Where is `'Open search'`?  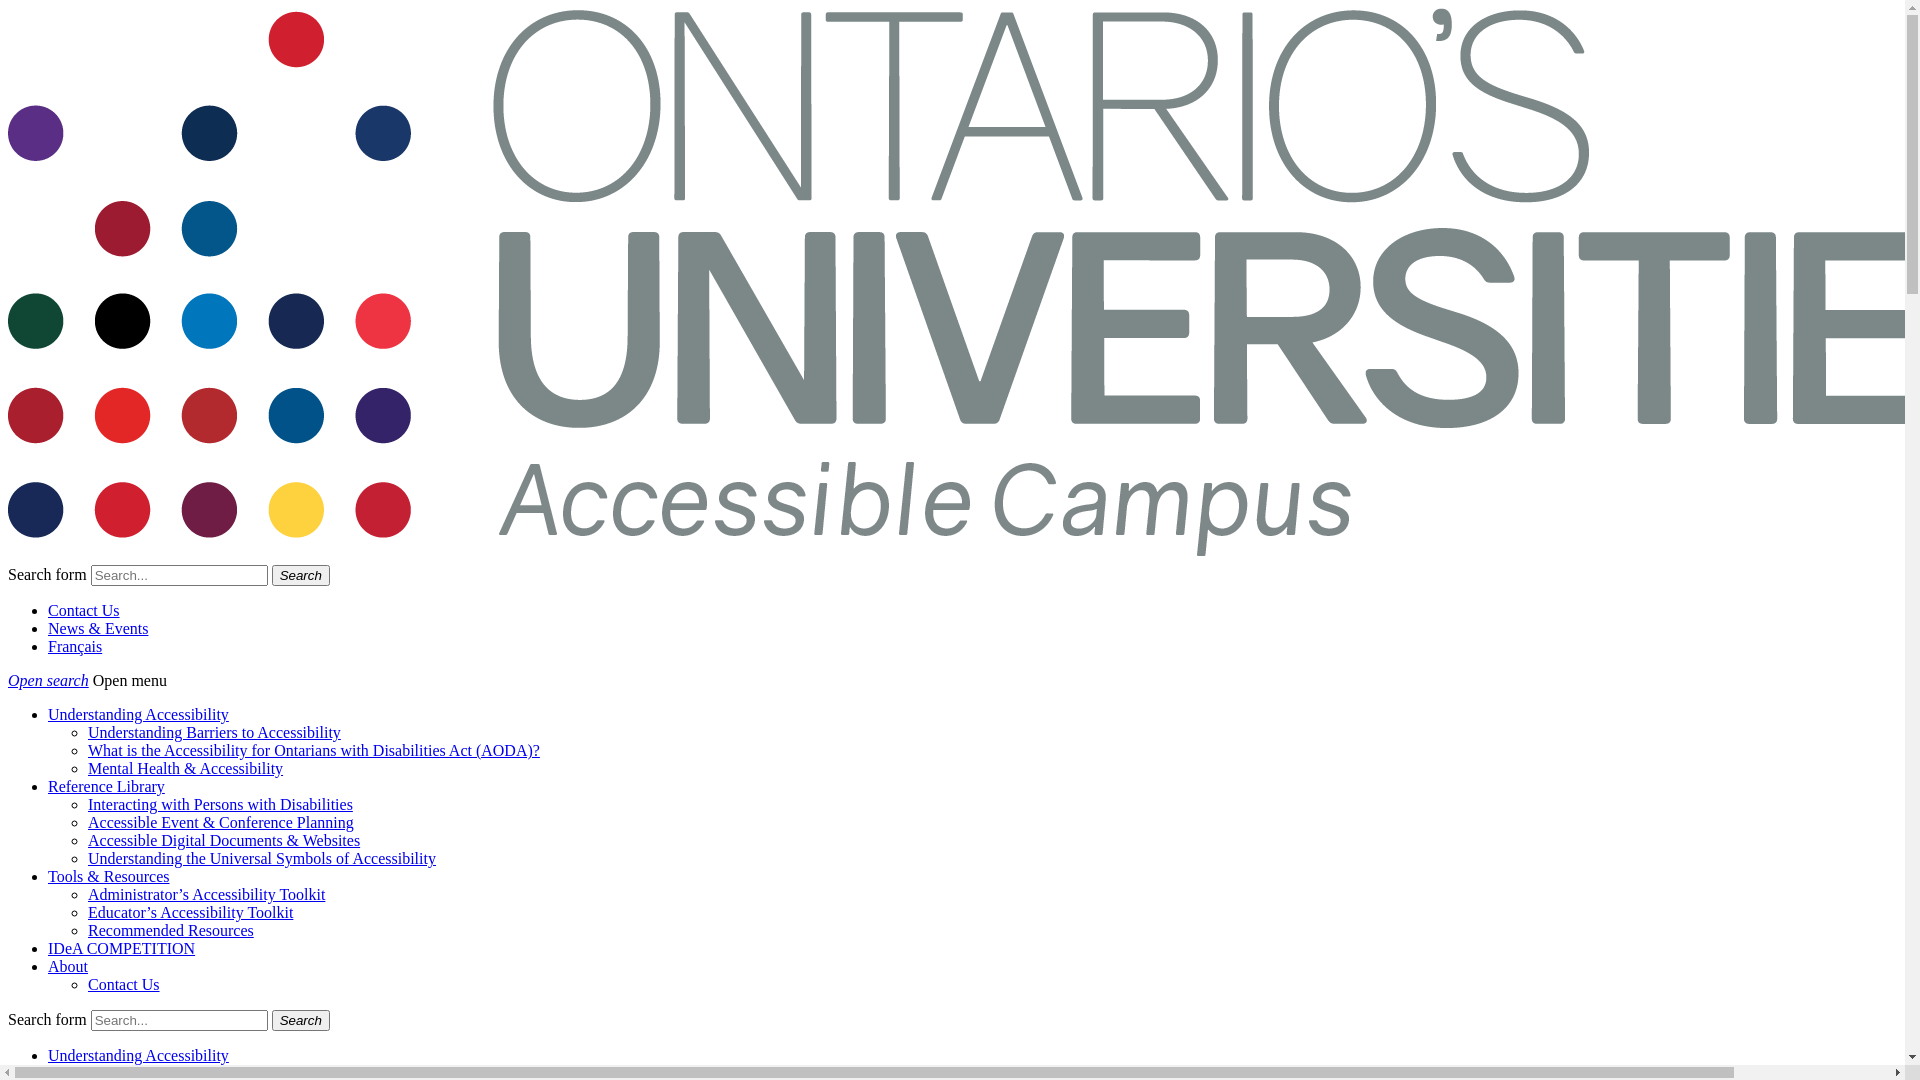 'Open search' is located at coordinates (8, 679).